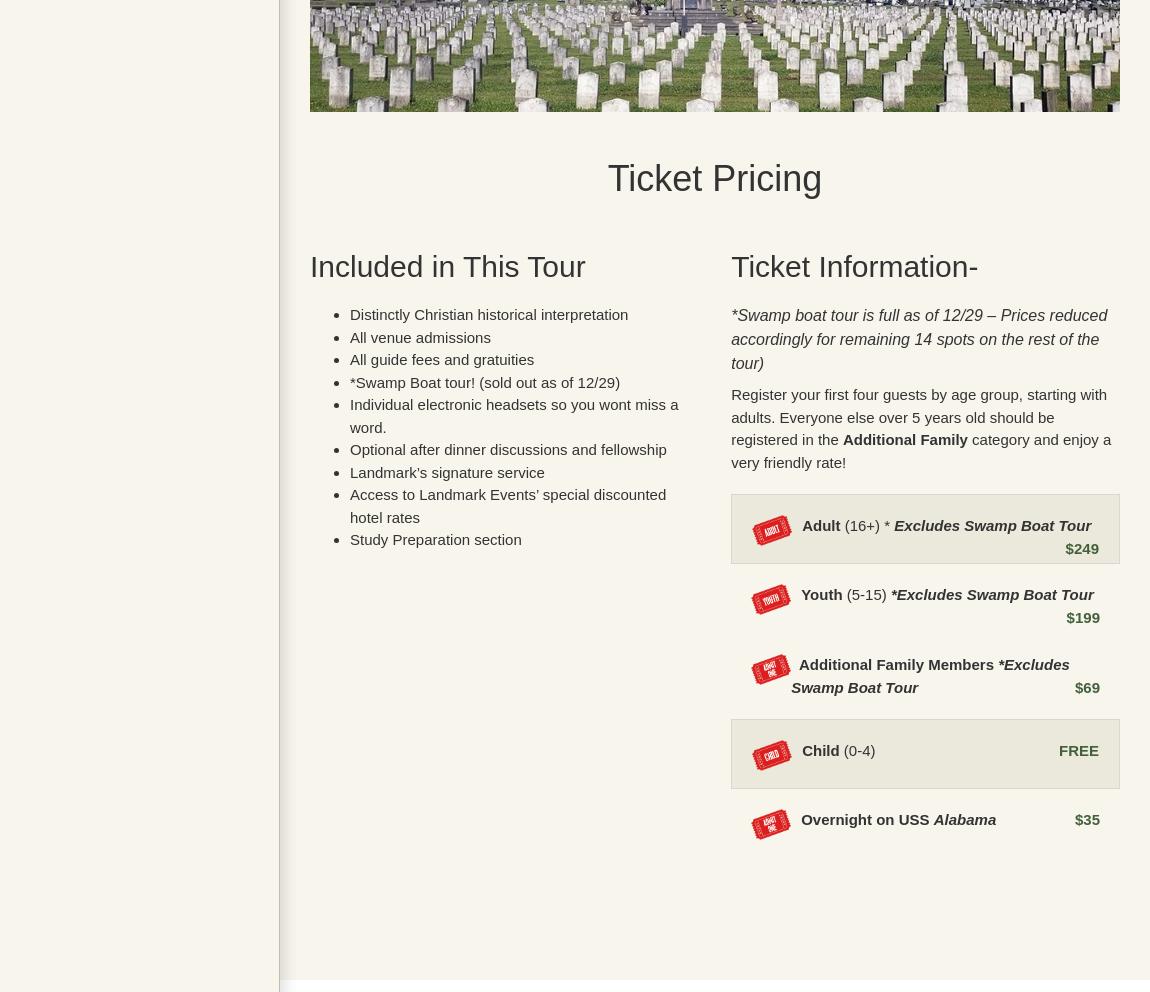 This screenshot has width=1150, height=992. Describe the element at coordinates (1078, 749) in the screenshot. I see `'FREE'` at that location.